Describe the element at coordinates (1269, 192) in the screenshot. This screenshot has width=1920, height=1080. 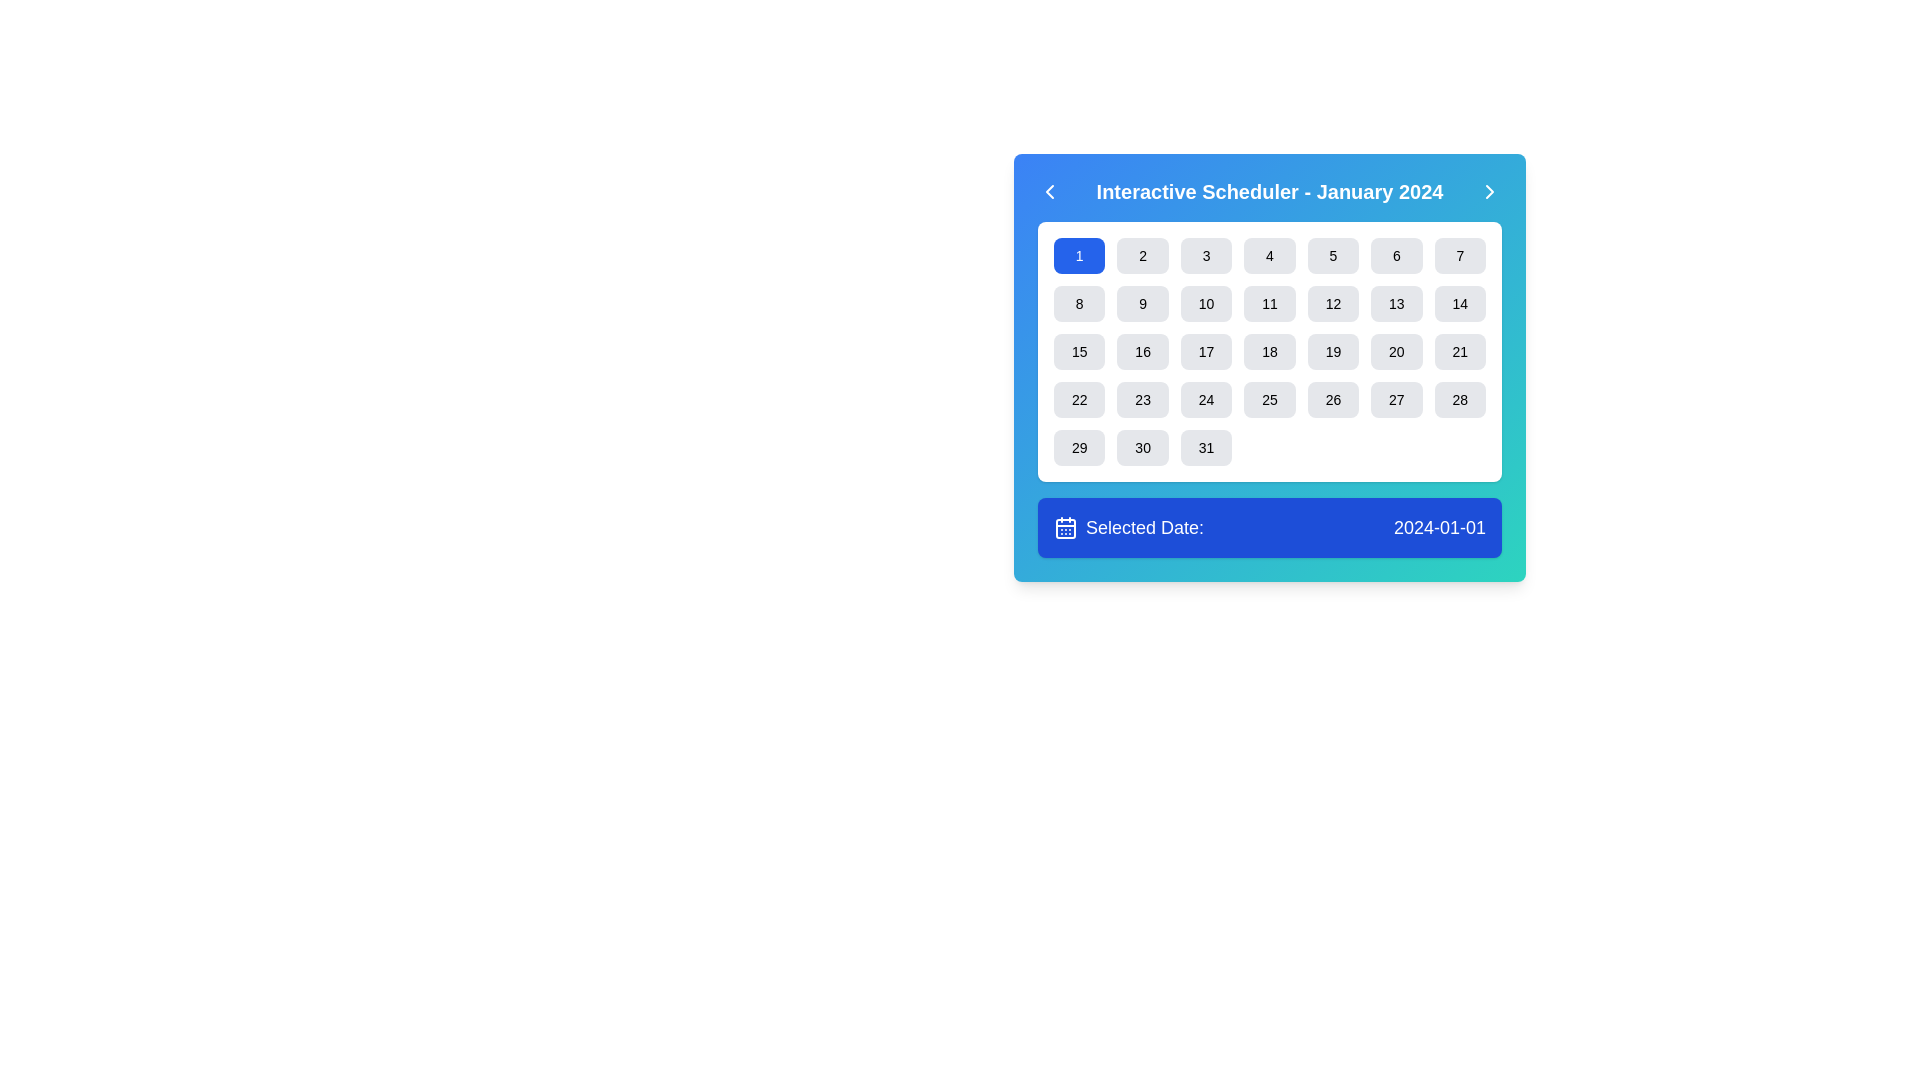
I see `the text label displaying the title and current month/year in the interactive scheduler, which is centrally located in the header section of the scheduling dialog` at that location.